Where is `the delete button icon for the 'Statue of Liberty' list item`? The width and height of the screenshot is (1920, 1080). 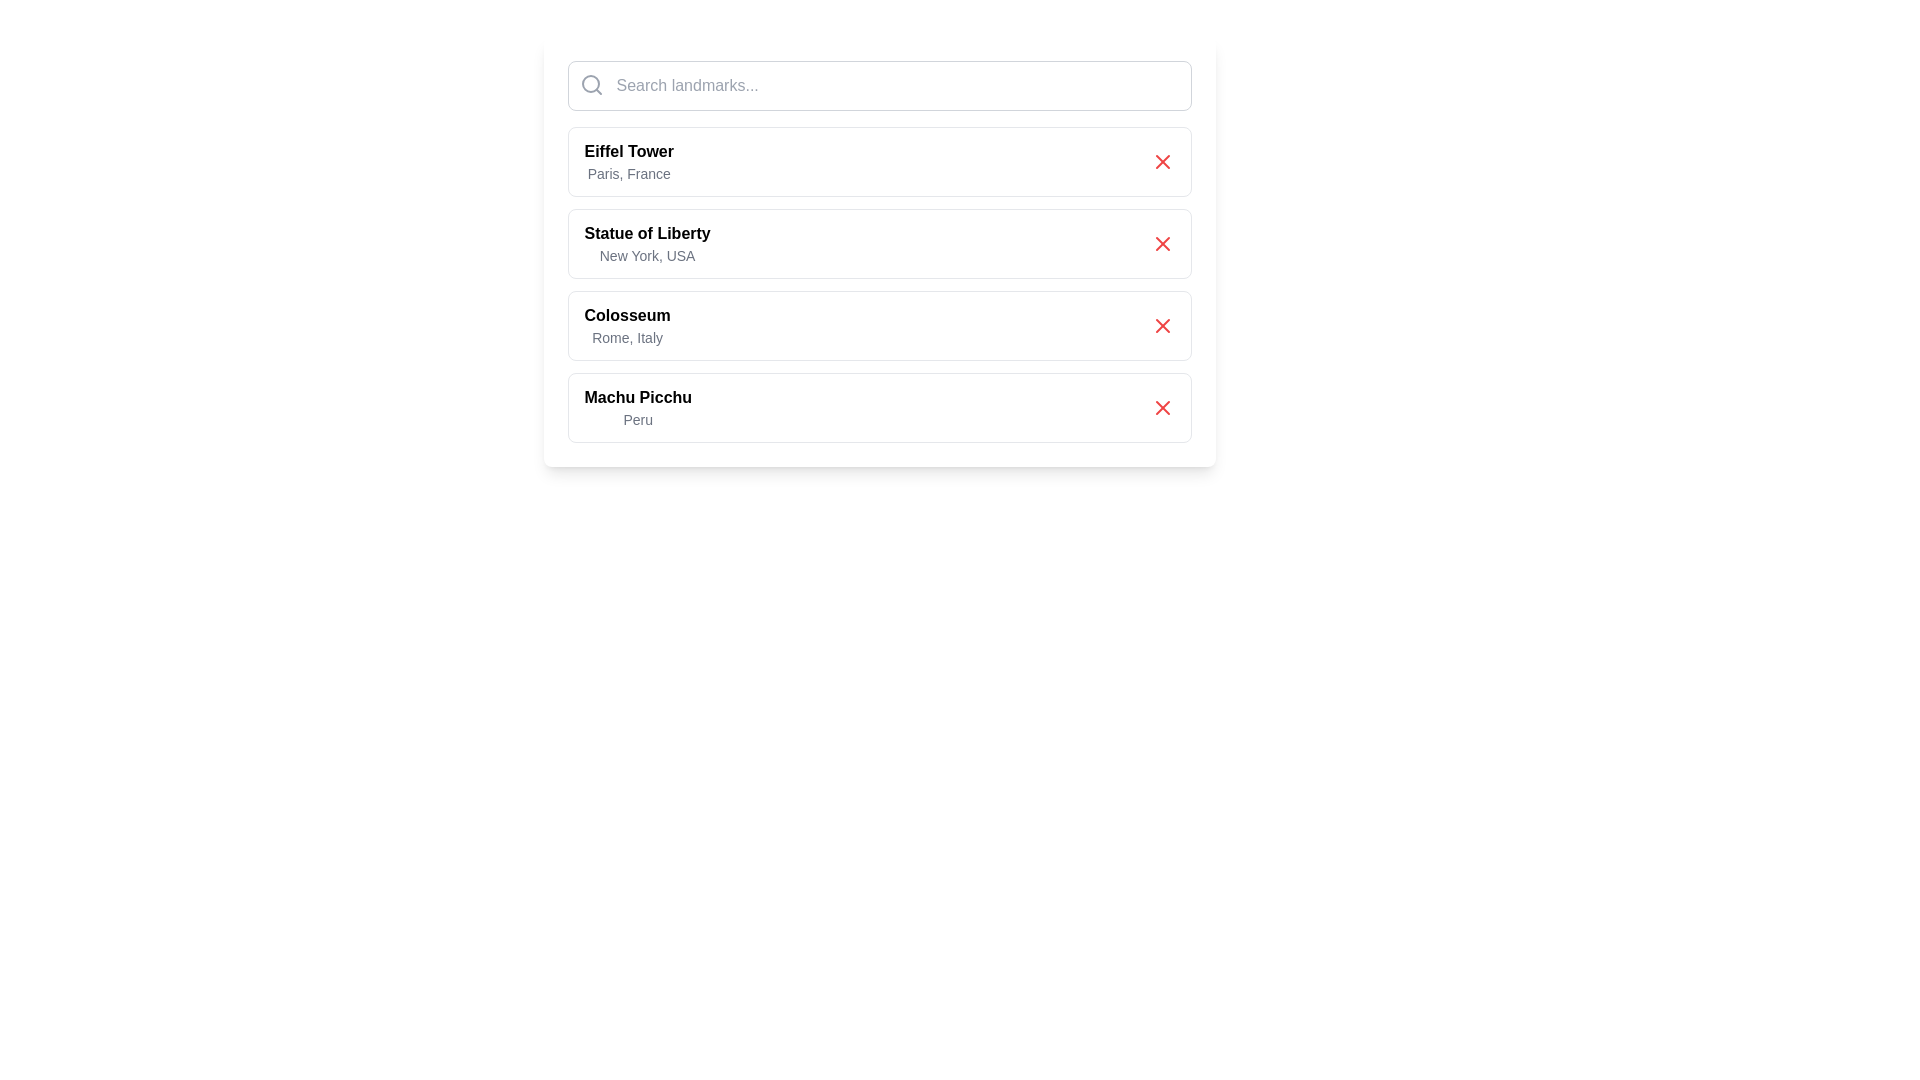
the delete button icon for the 'Statue of Liberty' list item is located at coordinates (1162, 242).